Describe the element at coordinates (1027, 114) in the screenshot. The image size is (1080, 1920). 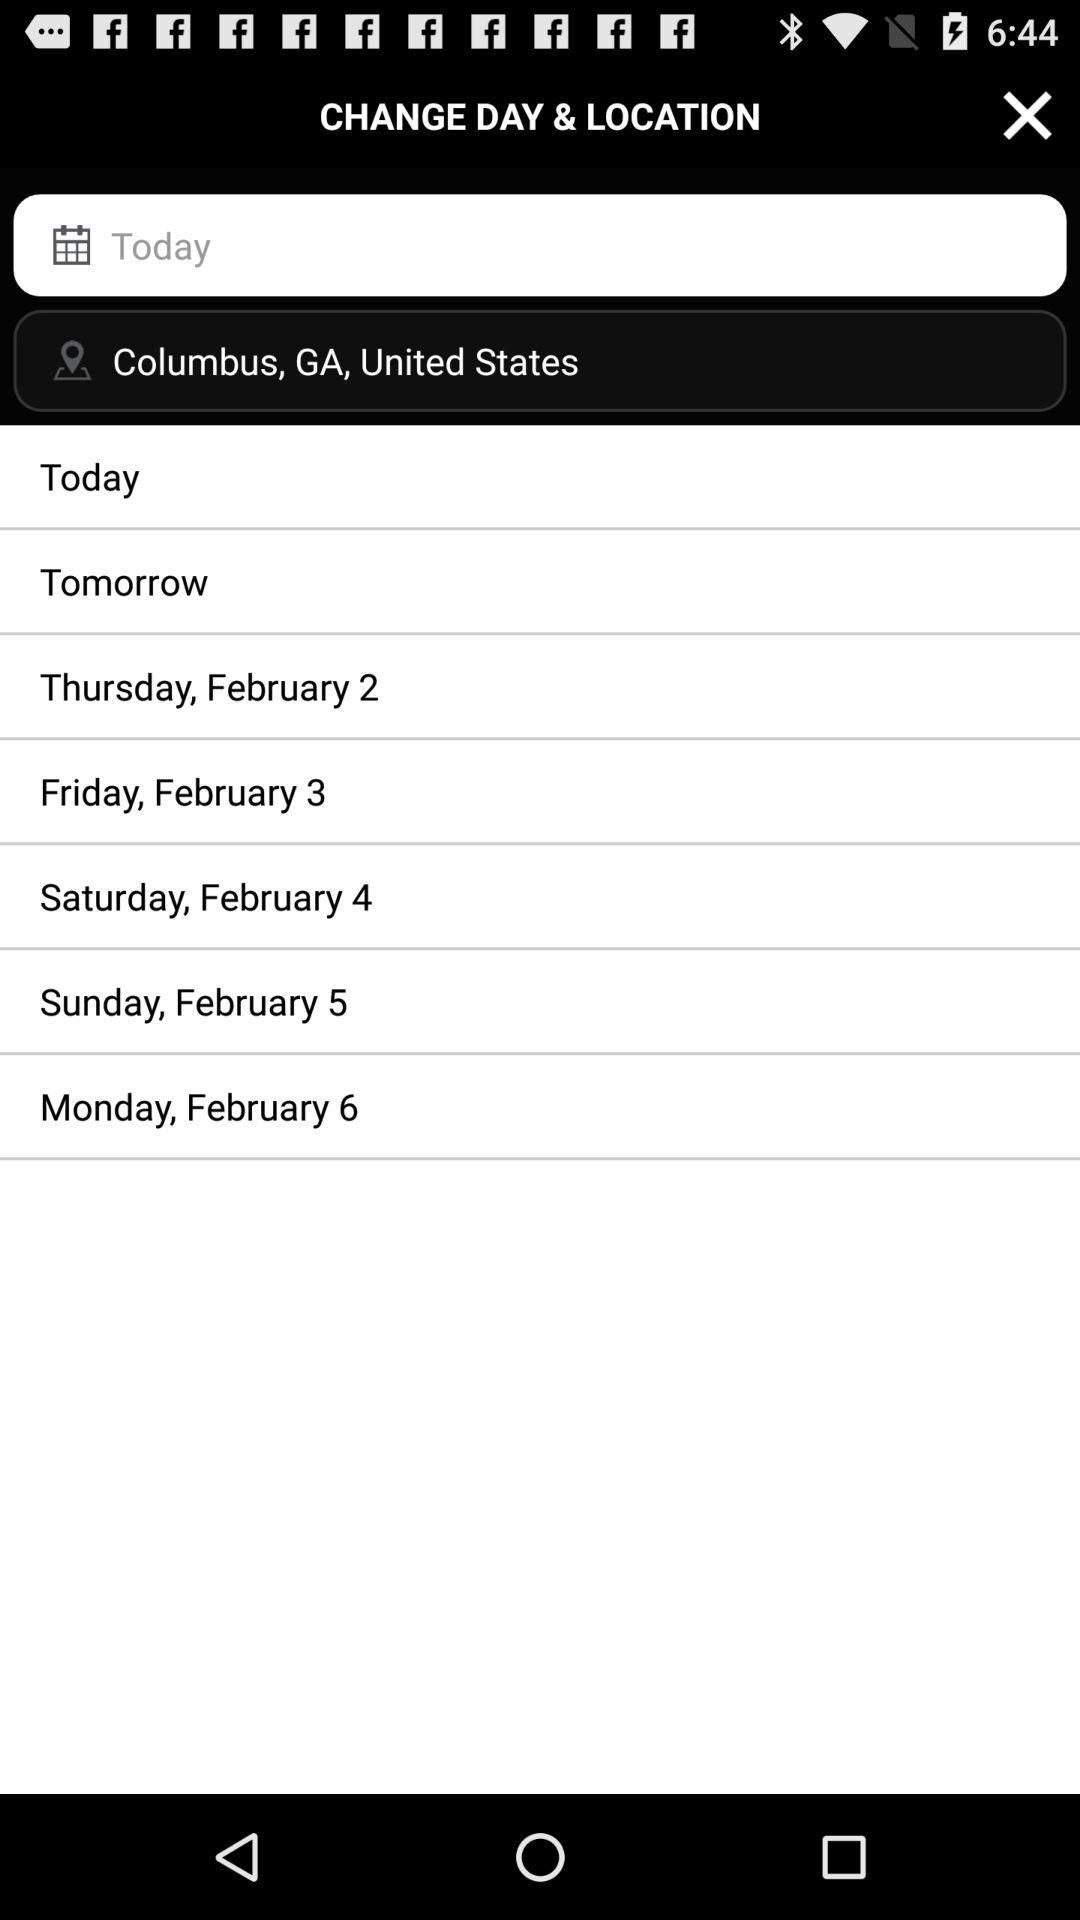
I see `icon at the top right corner` at that location.